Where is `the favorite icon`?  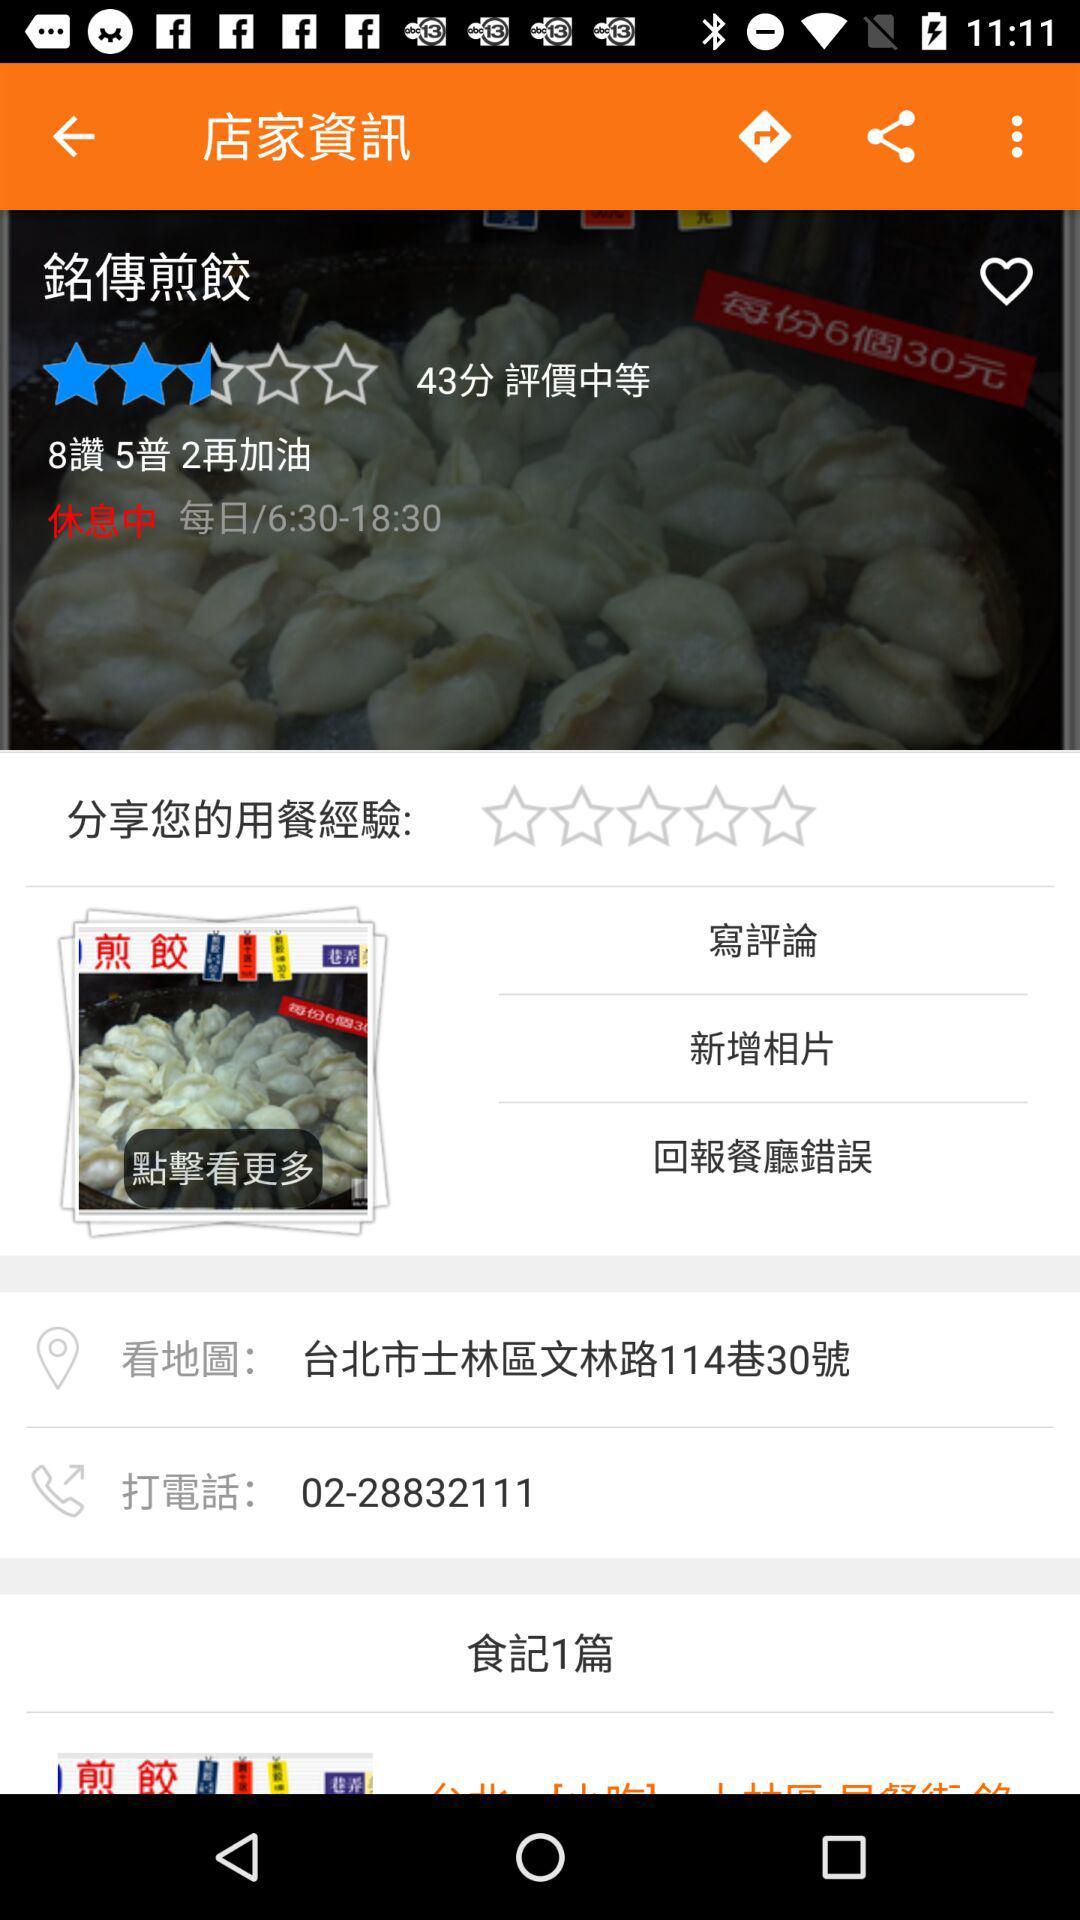
the favorite icon is located at coordinates (1006, 280).